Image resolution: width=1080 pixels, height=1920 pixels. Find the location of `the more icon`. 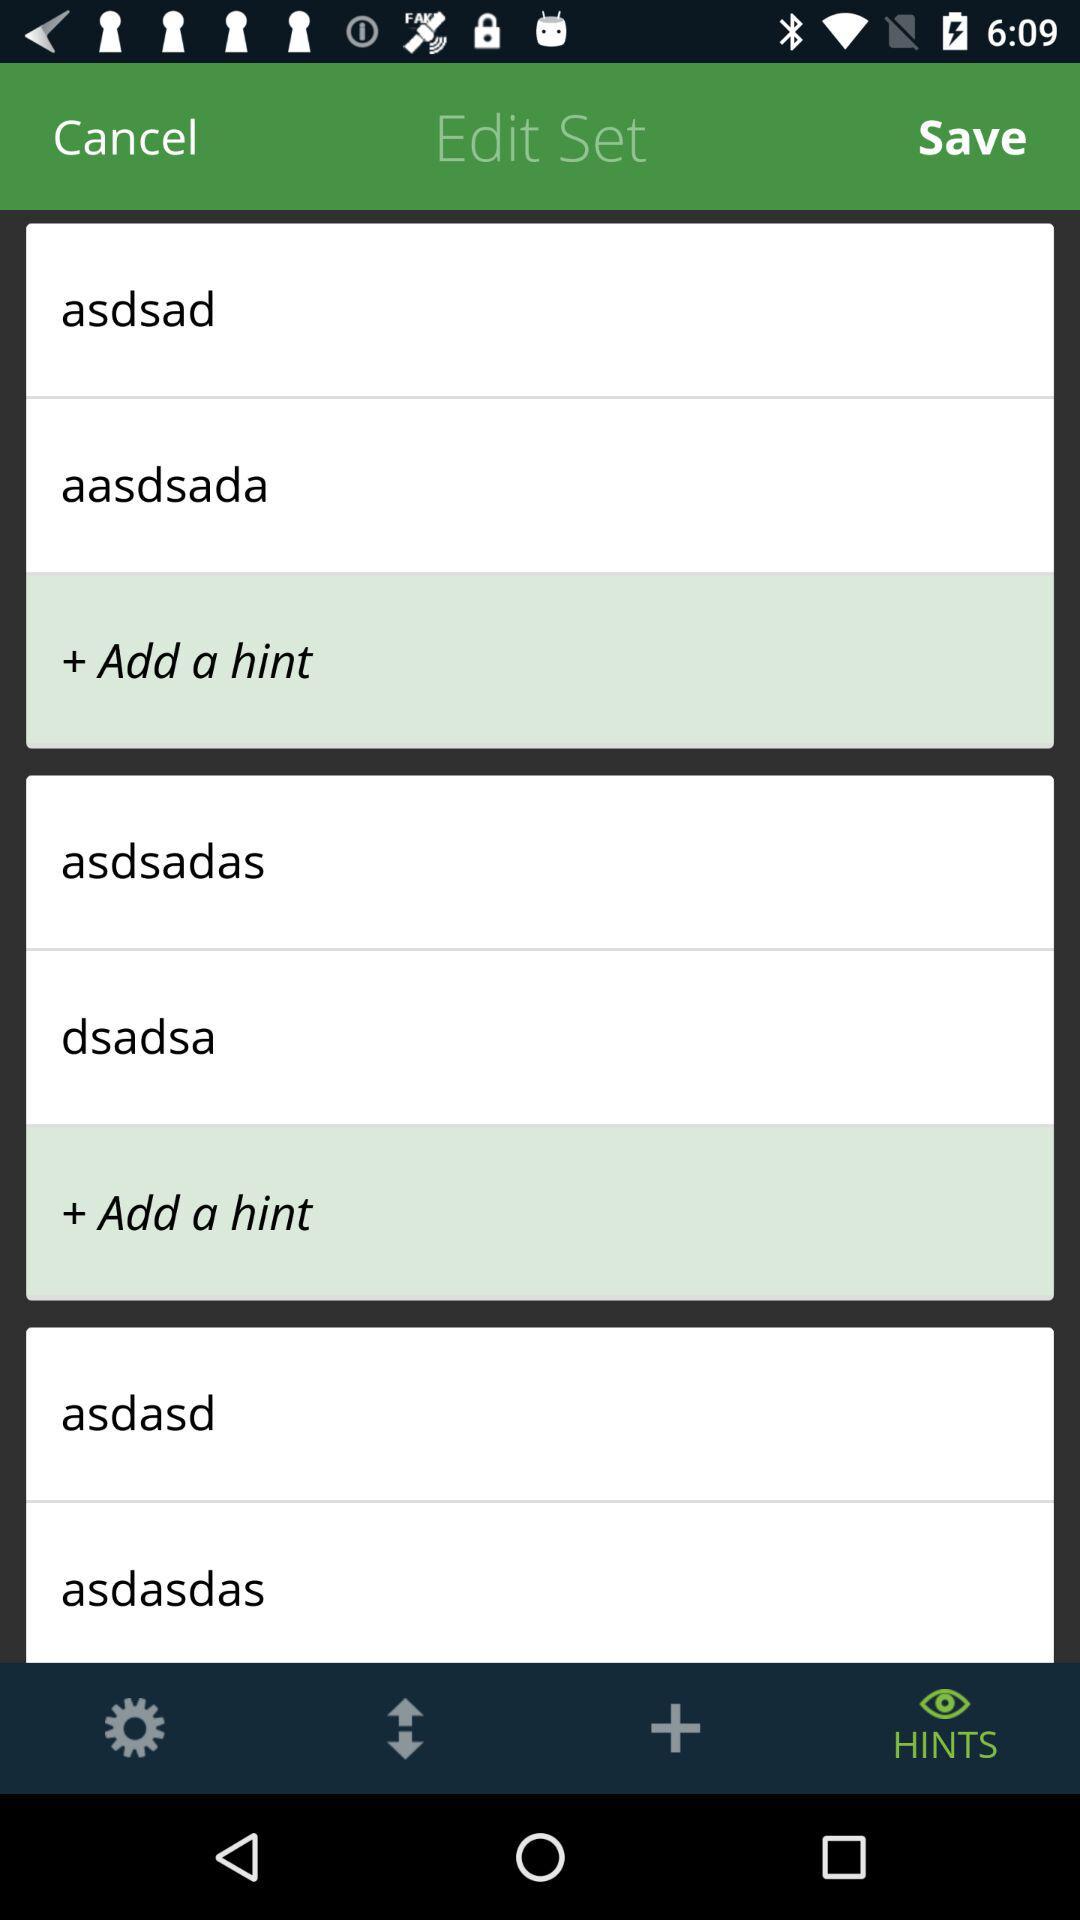

the more icon is located at coordinates (405, 1727).